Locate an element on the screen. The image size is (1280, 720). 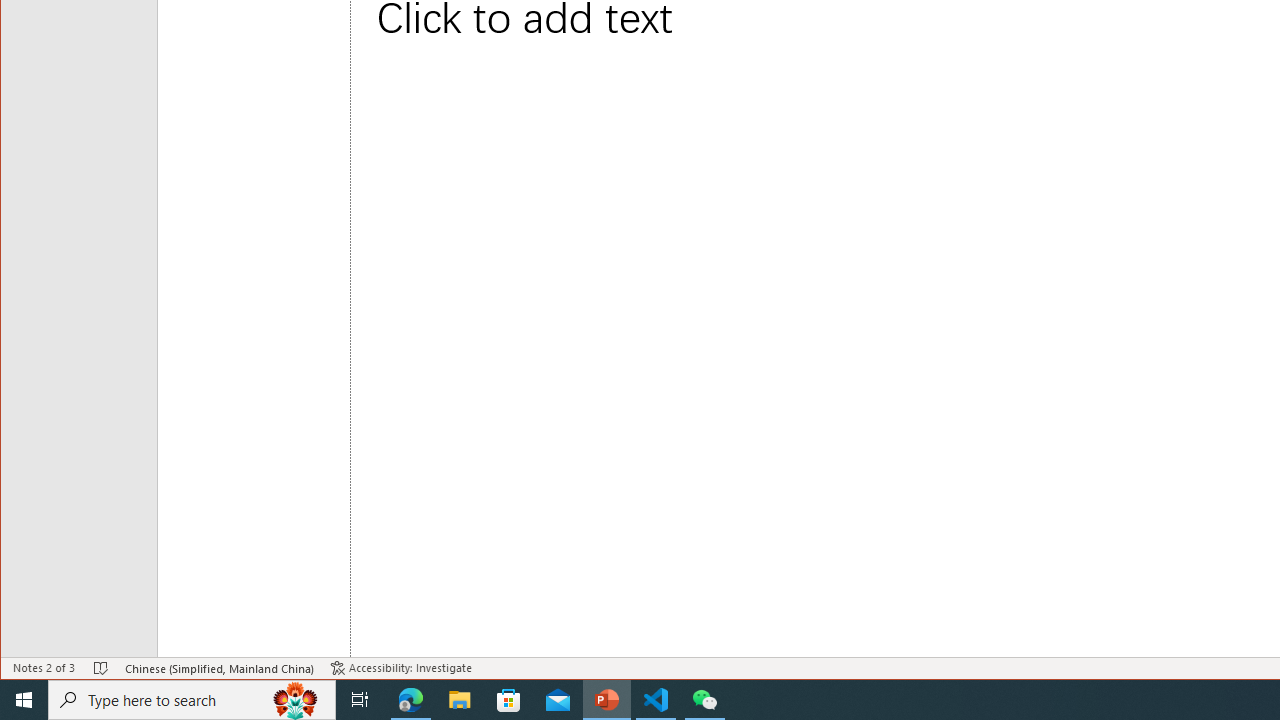
'WeChat - 1 running window' is located at coordinates (705, 698).